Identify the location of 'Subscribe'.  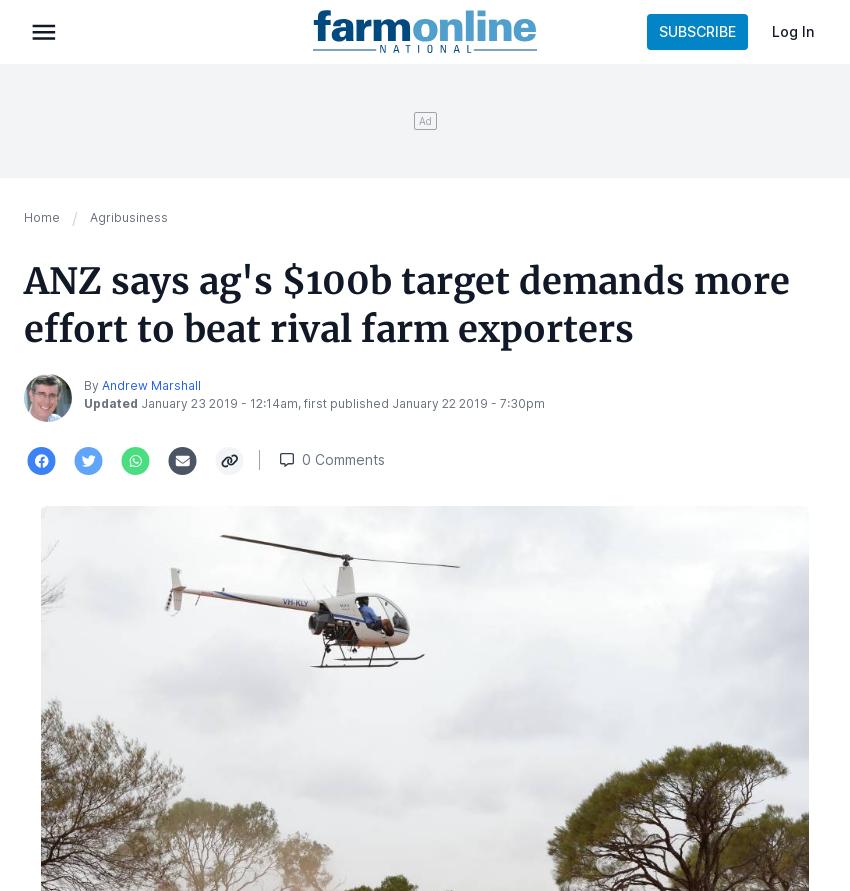
(696, 31).